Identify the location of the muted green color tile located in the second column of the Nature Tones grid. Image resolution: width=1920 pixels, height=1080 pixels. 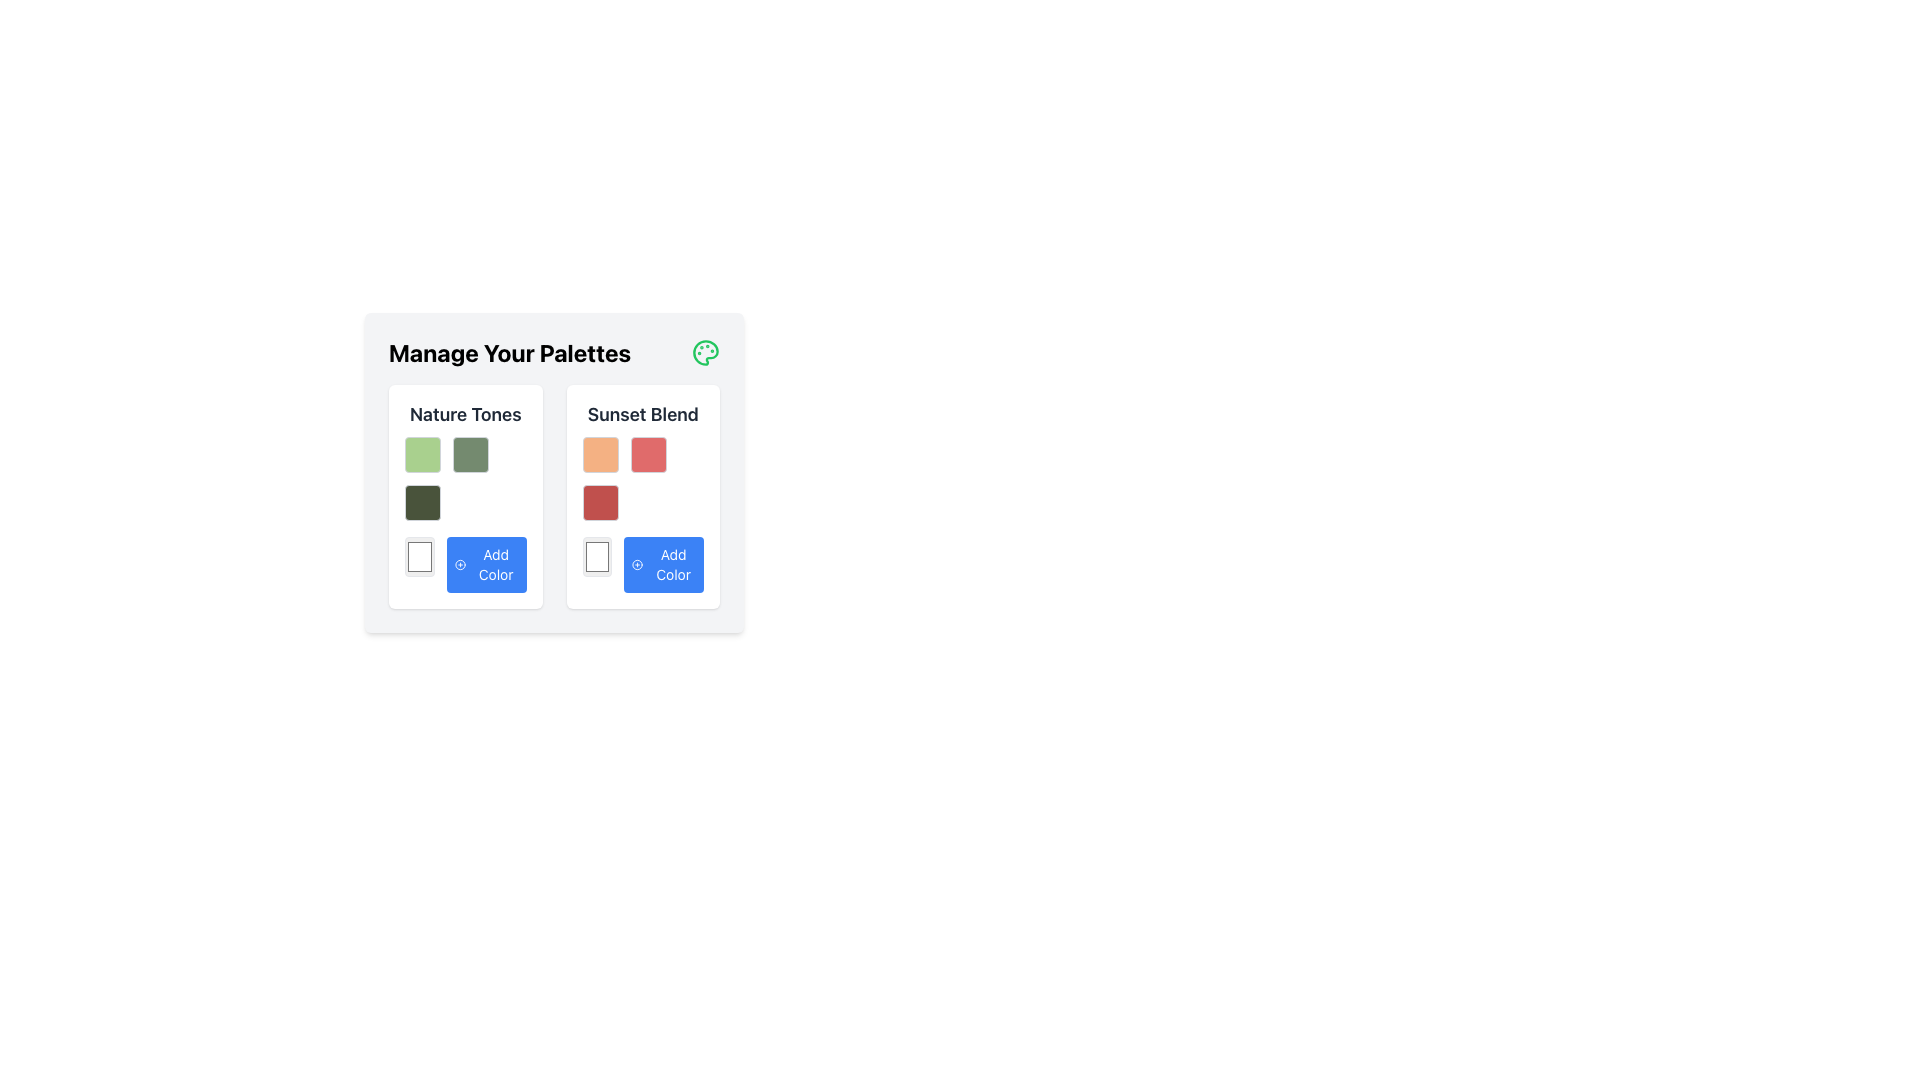
(469, 455).